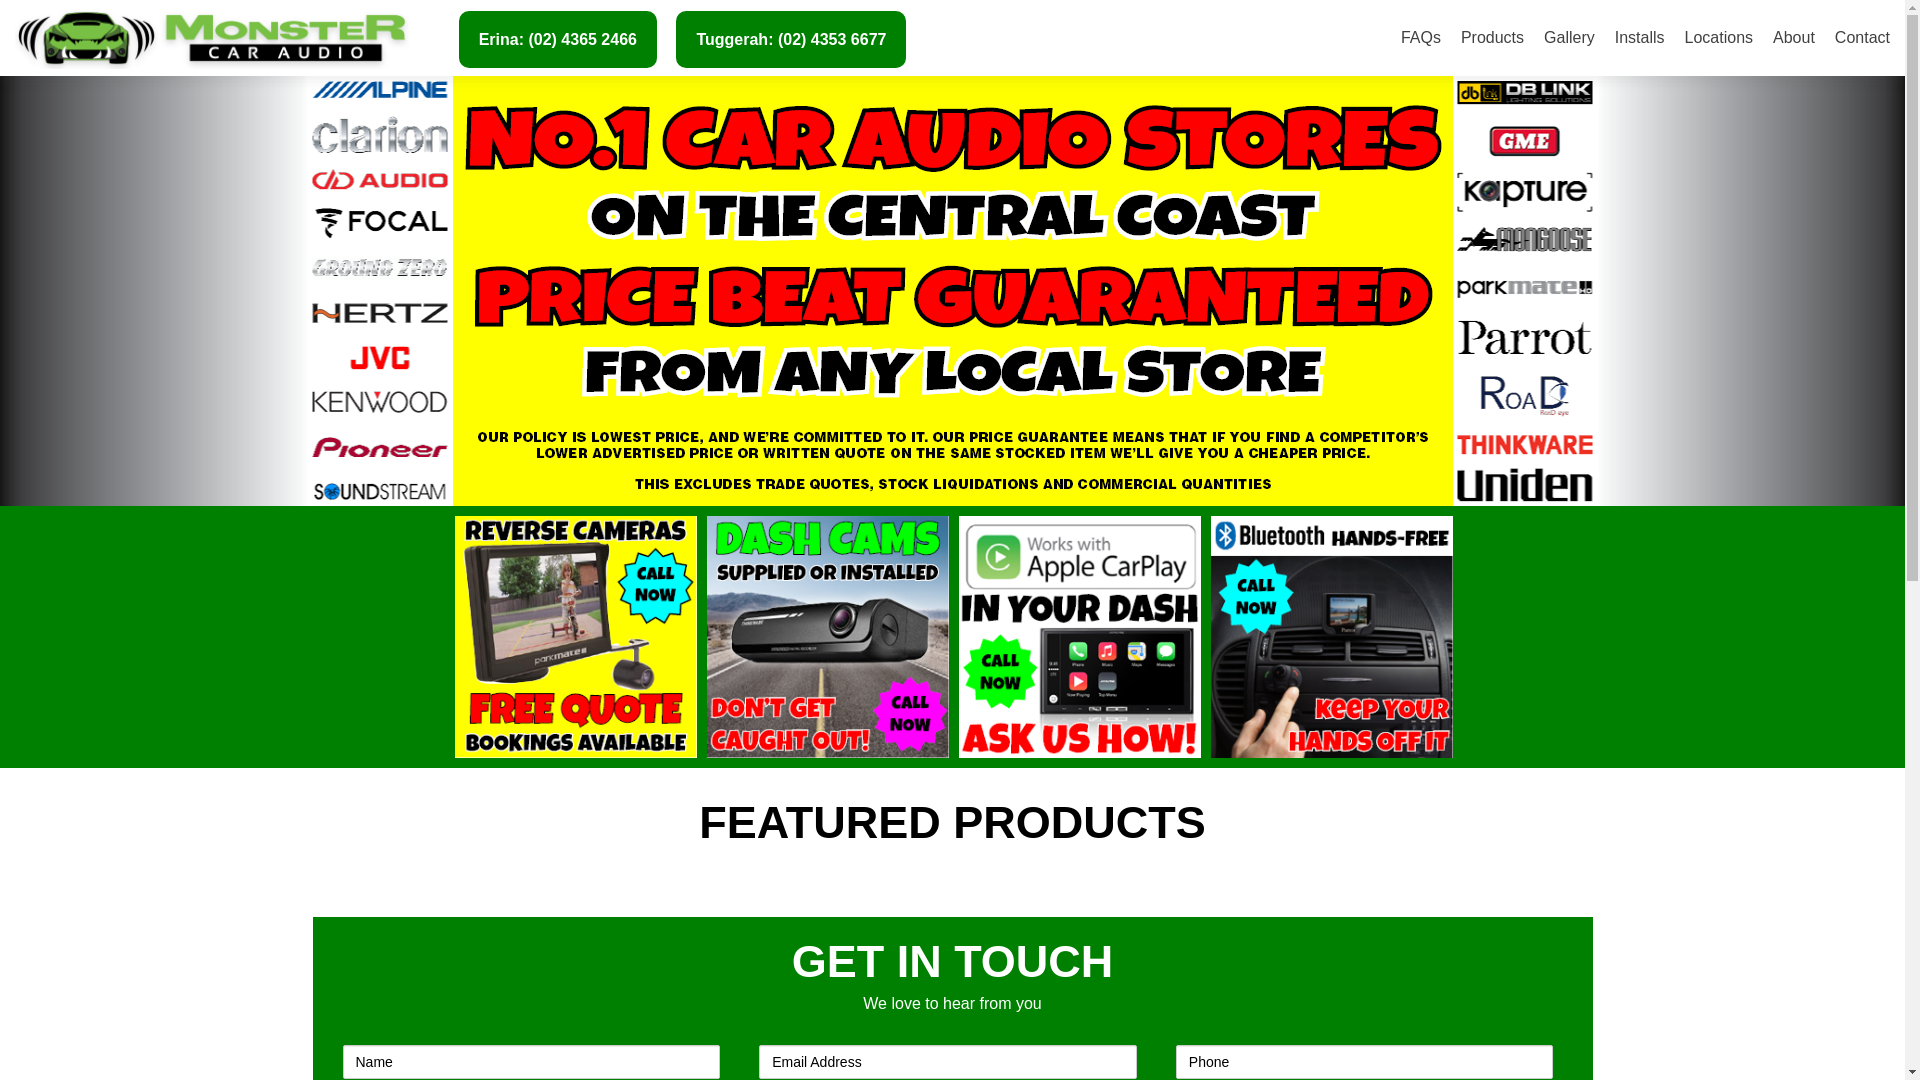 Image resolution: width=1920 pixels, height=1080 pixels. I want to click on 'Contact', so click(1861, 37).